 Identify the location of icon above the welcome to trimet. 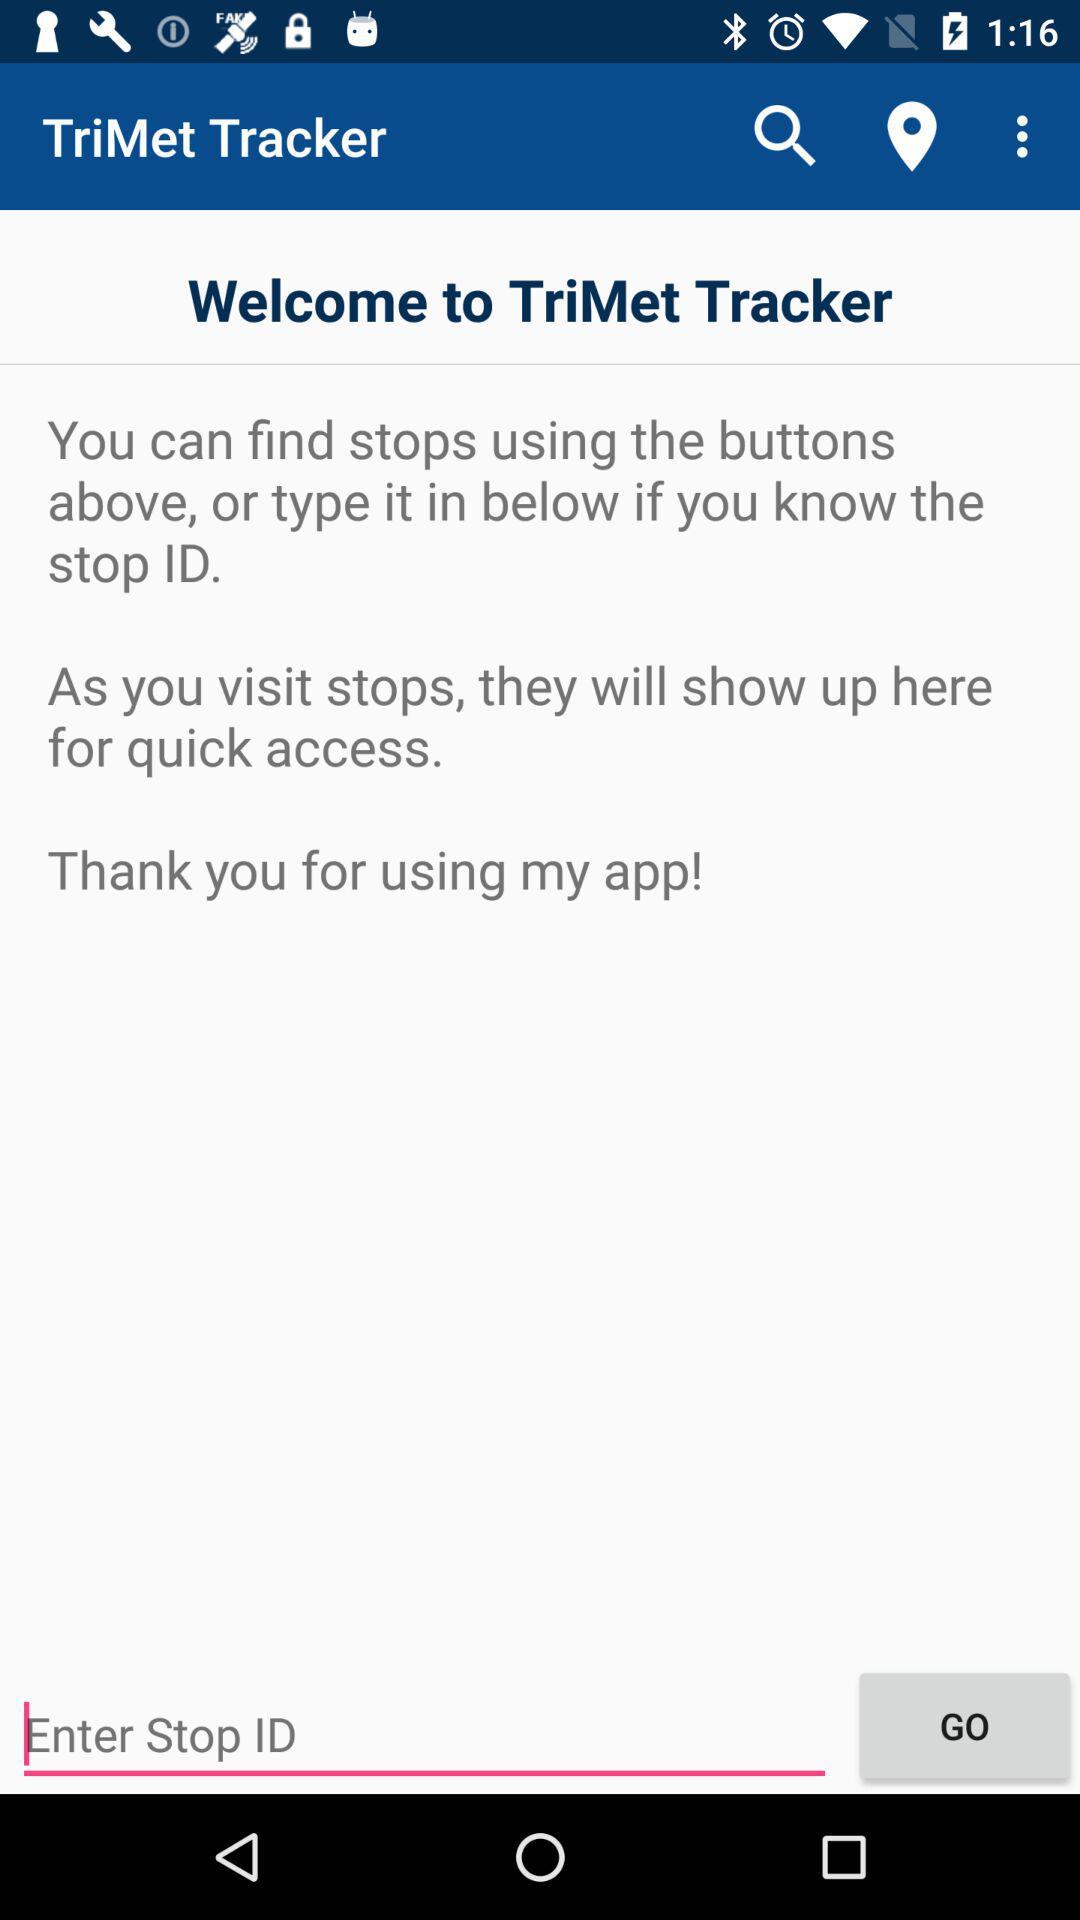
(1027, 135).